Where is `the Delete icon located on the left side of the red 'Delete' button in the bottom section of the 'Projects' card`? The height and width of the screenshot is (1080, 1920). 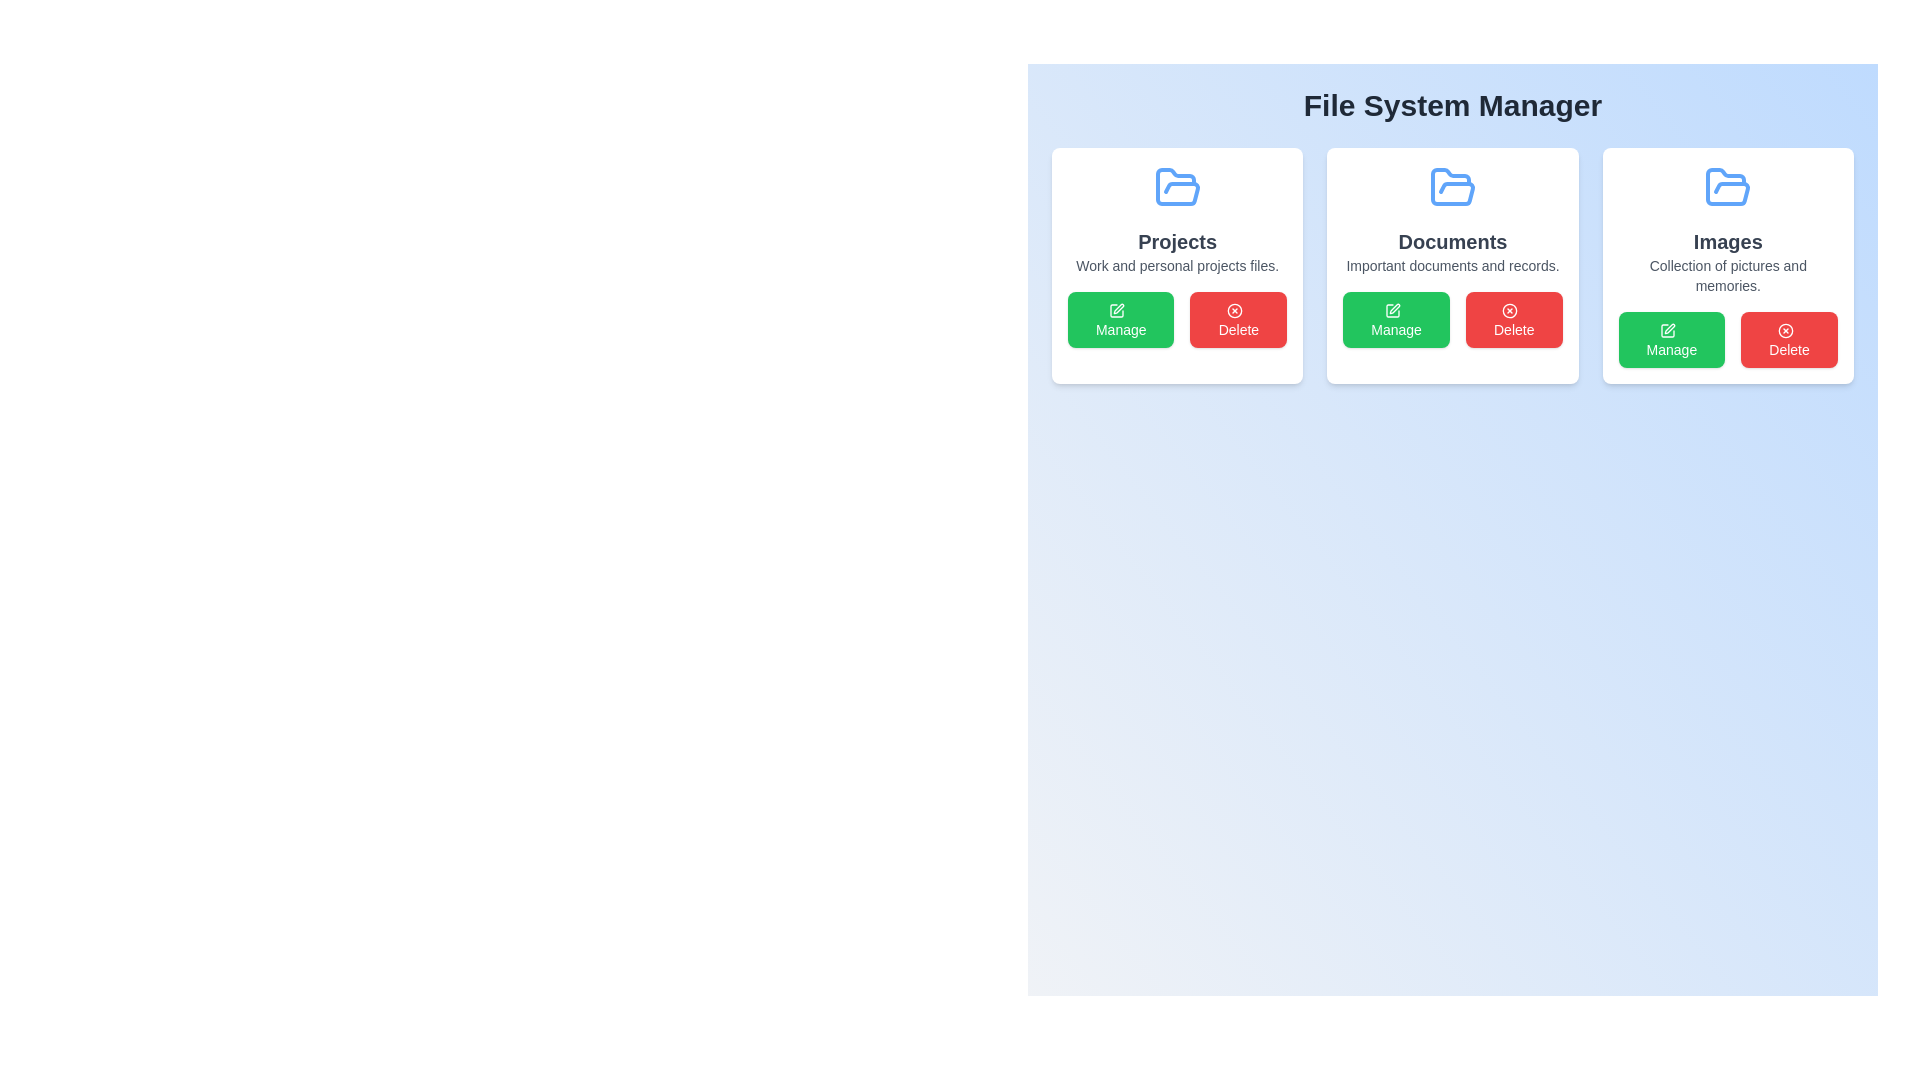 the Delete icon located on the left side of the red 'Delete' button in the bottom section of the 'Projects' card is located at coordinates (1233, 311).